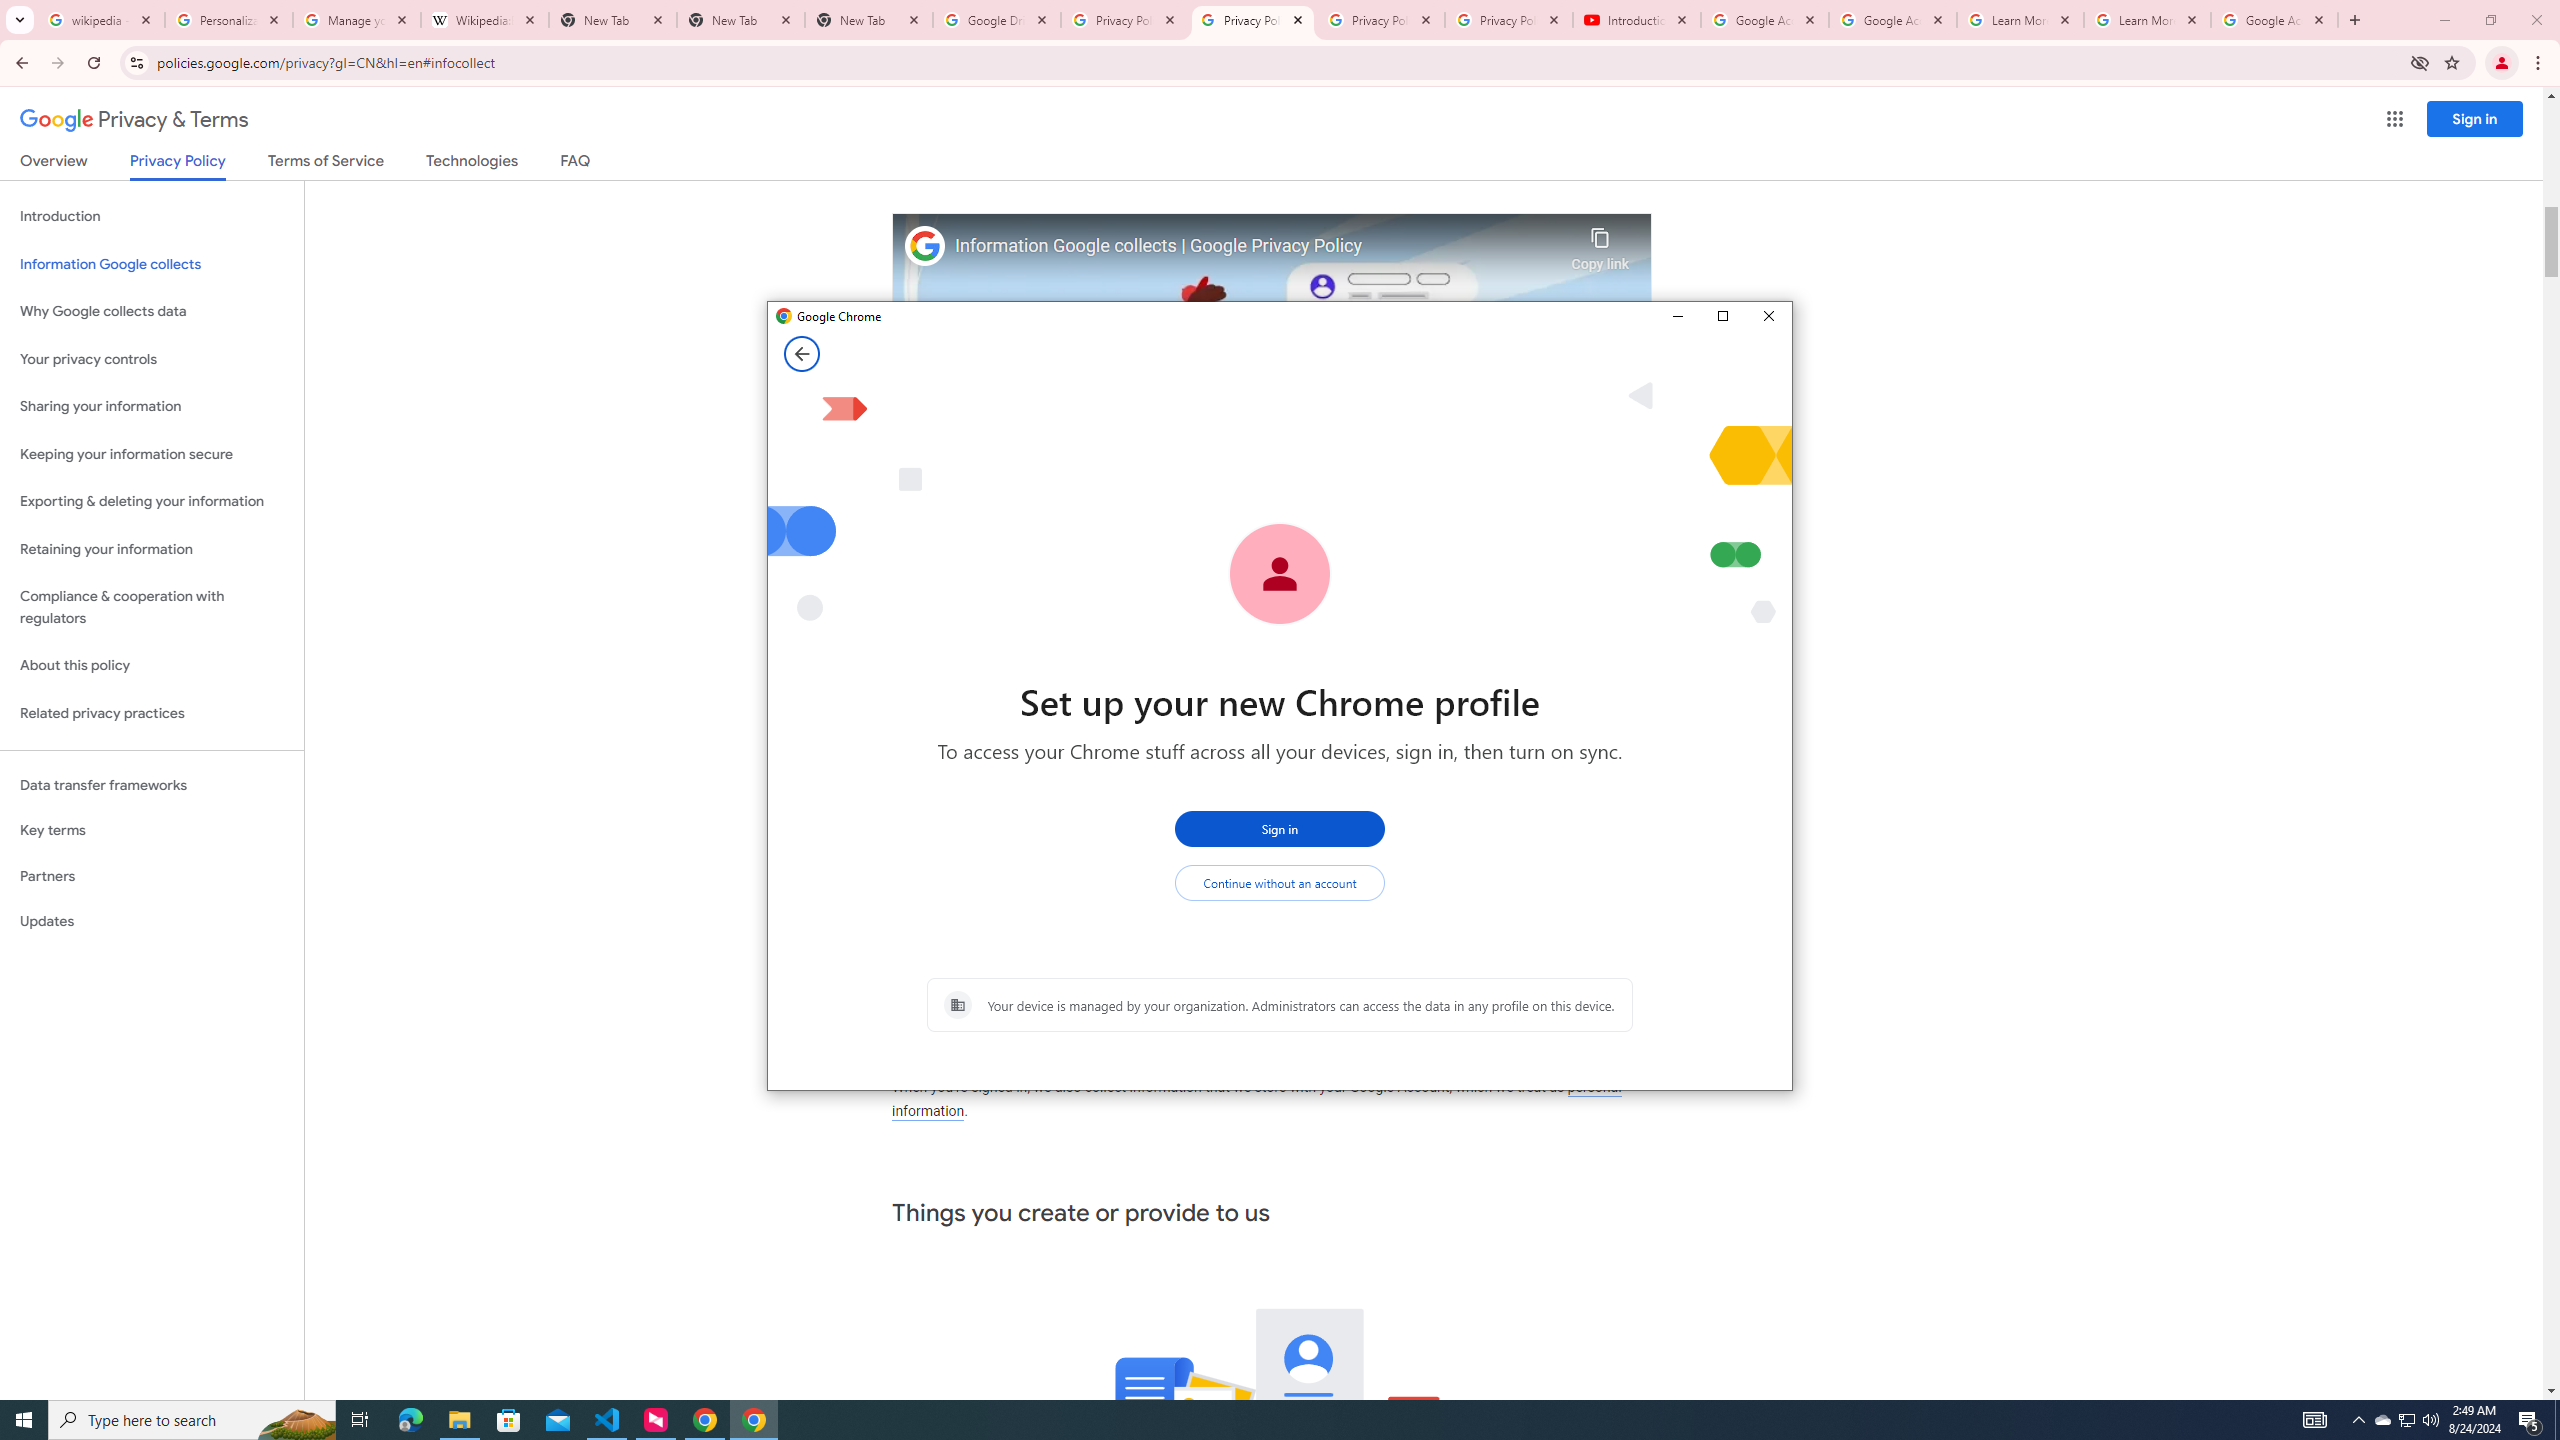 The width and height of the screenshot is (2560, 1440). Describe the element at coordinates (151, 501) in the screenshot. I see `'Exporting & deleting your information'` at that location.